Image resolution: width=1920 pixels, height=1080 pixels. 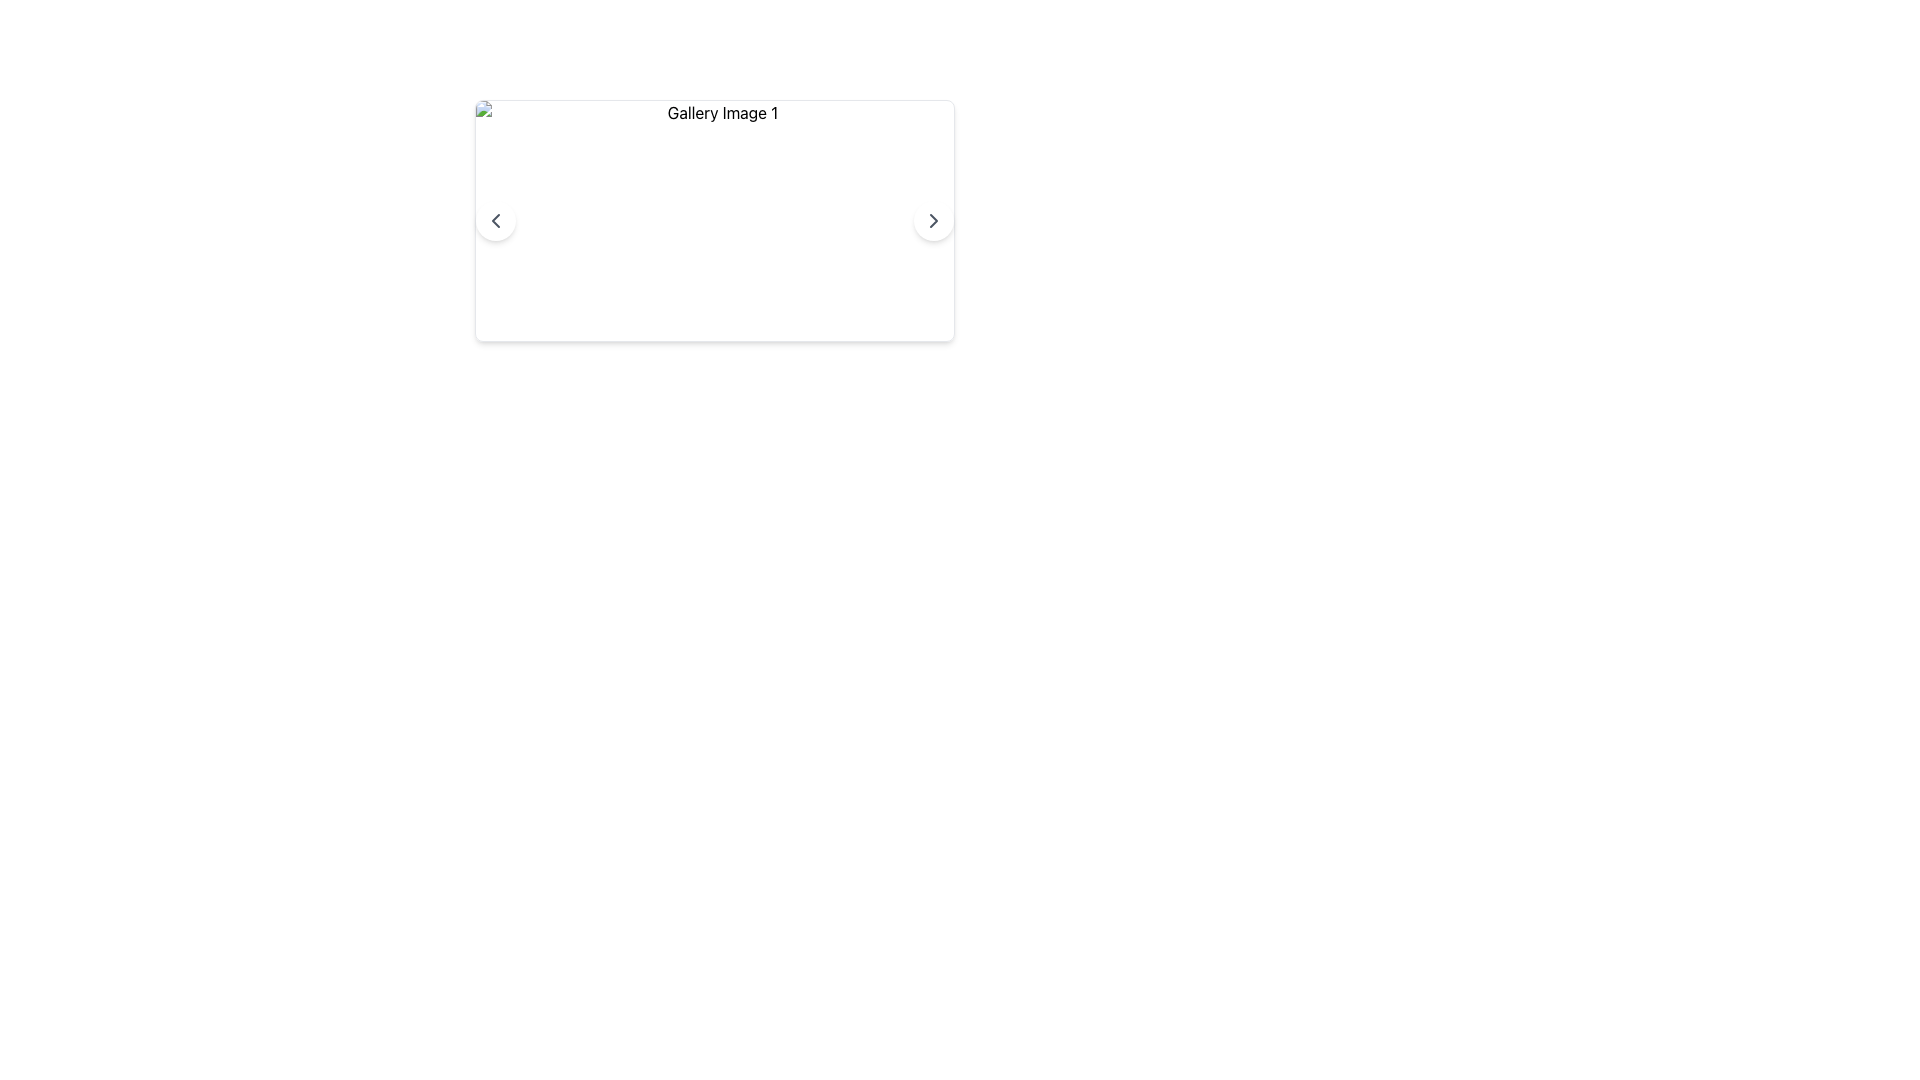 I want to click on the third circular indicator with a light gray background, so click(x=738, y=358).